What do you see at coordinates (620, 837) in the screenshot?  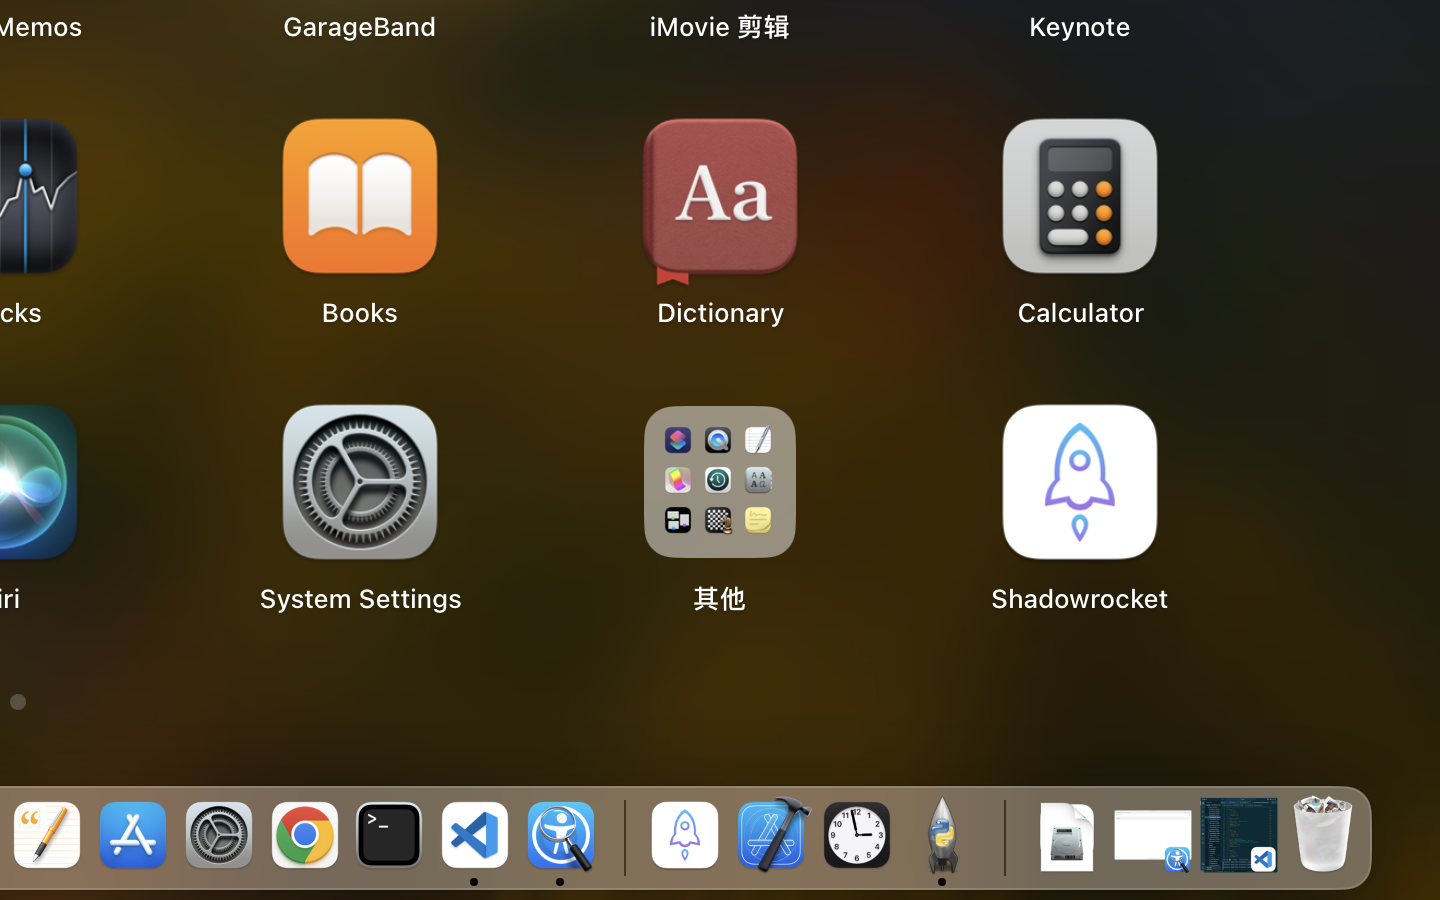 I see `'0.4285714328289032'` at bounding box center [620, 837].